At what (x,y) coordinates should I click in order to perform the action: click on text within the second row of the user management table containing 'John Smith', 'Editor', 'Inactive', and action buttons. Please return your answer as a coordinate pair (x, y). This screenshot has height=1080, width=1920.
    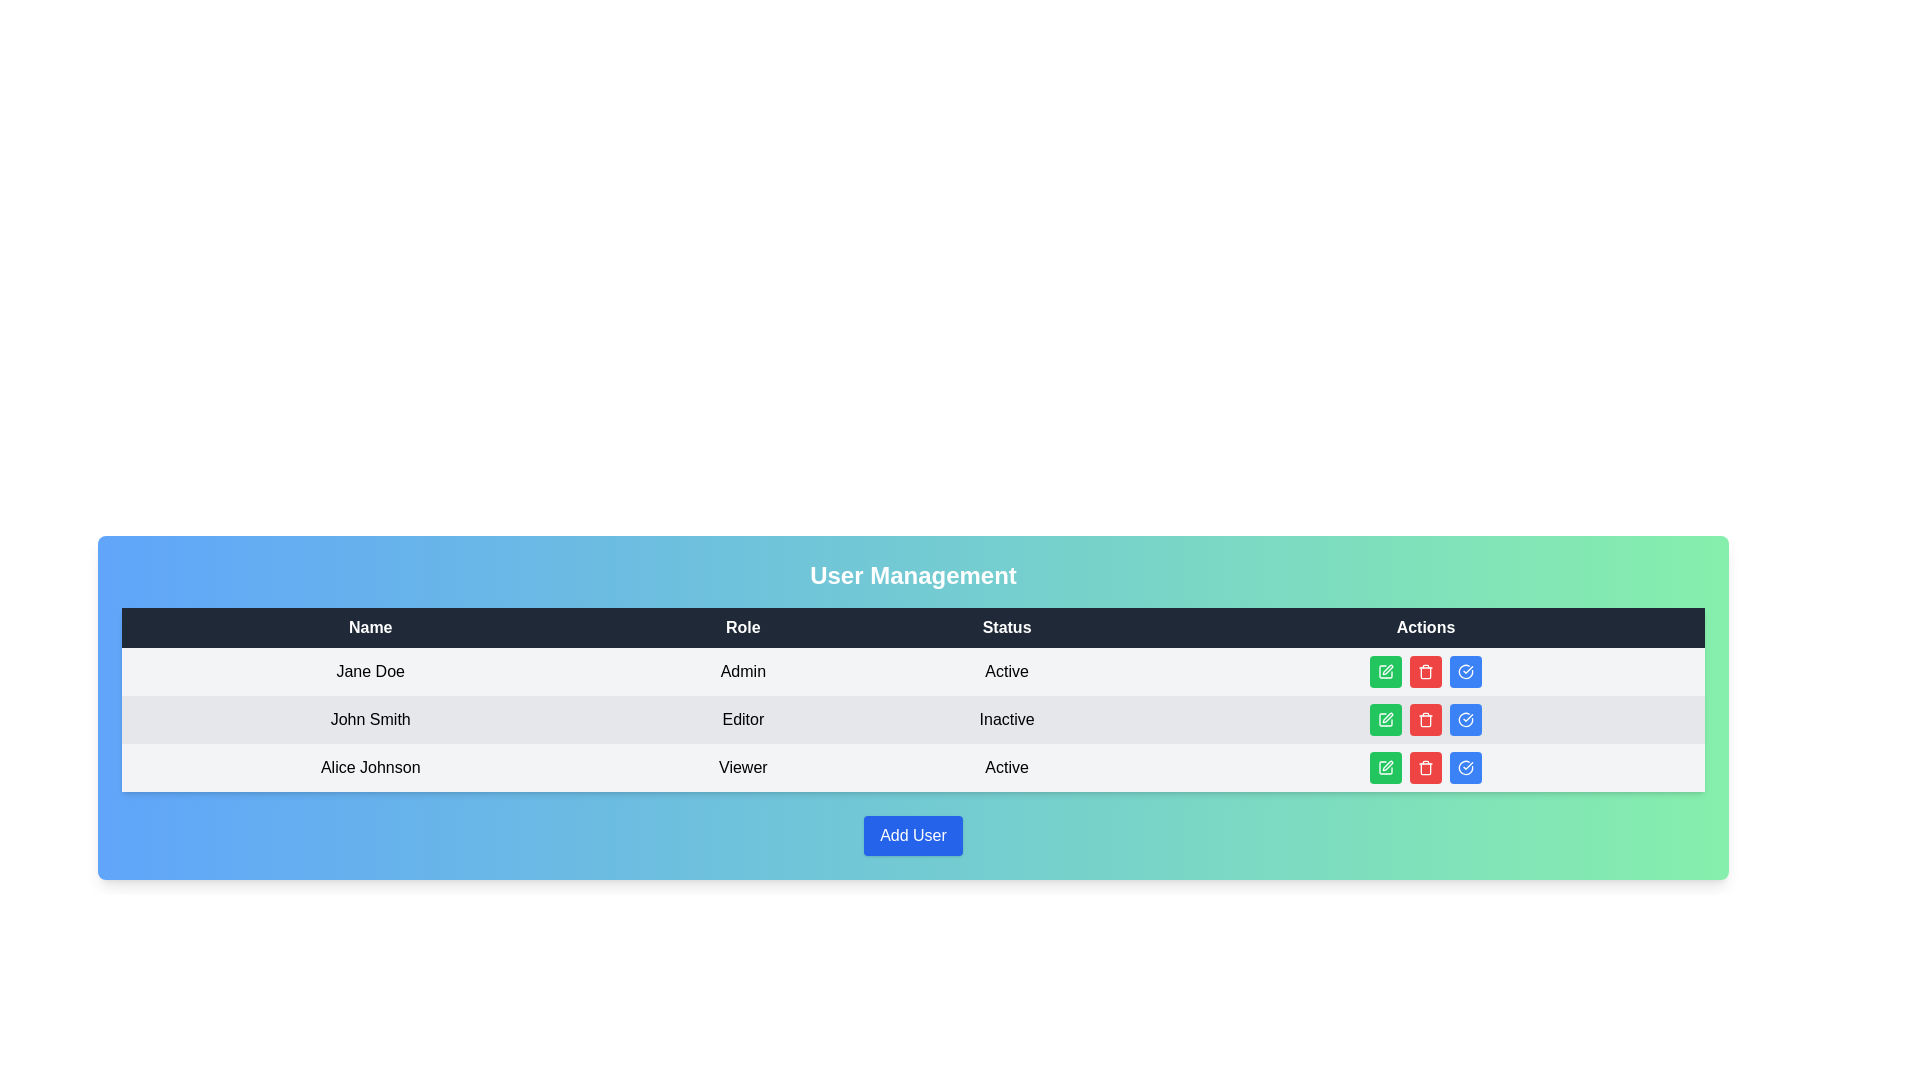
    Looking at the image, I should click on (912, 720).